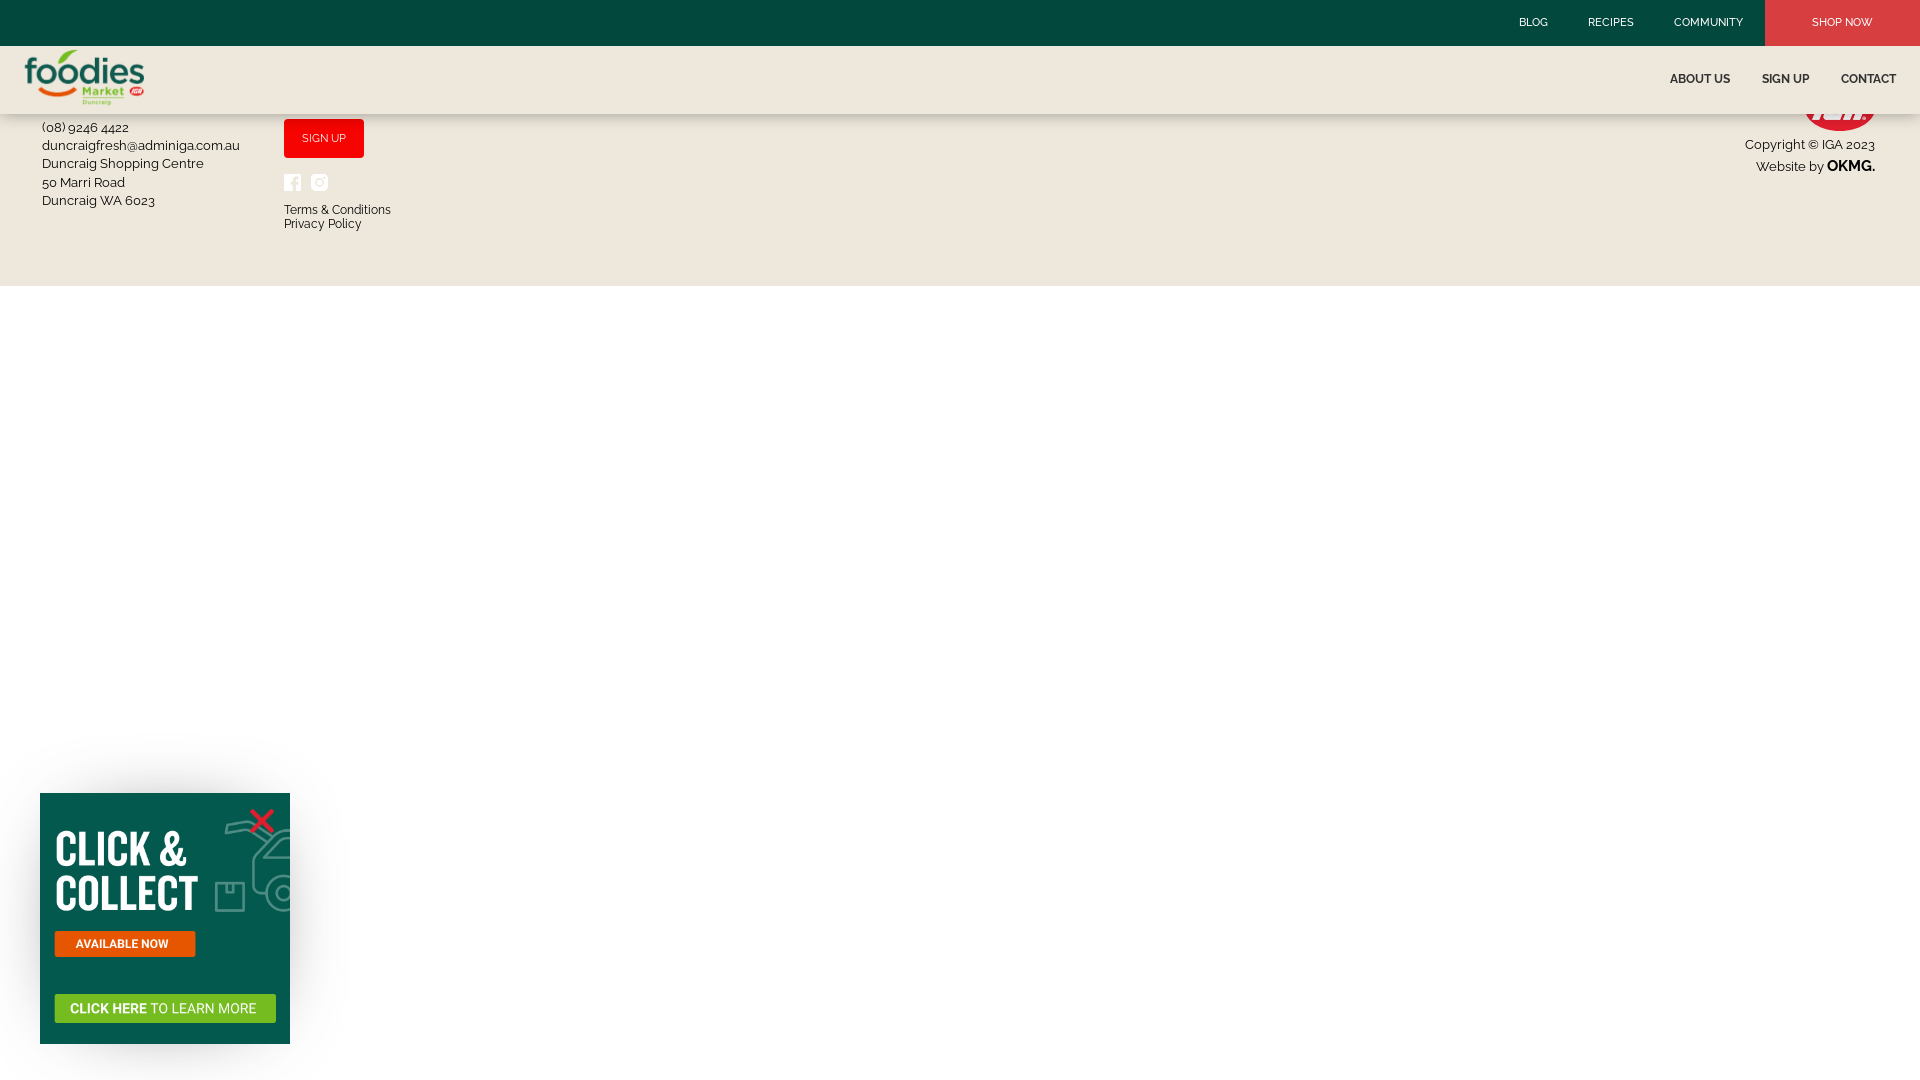  Describe the element at coordinates (337, 209) in the screenshot. I see `'Terms & Conditions'` at that location.